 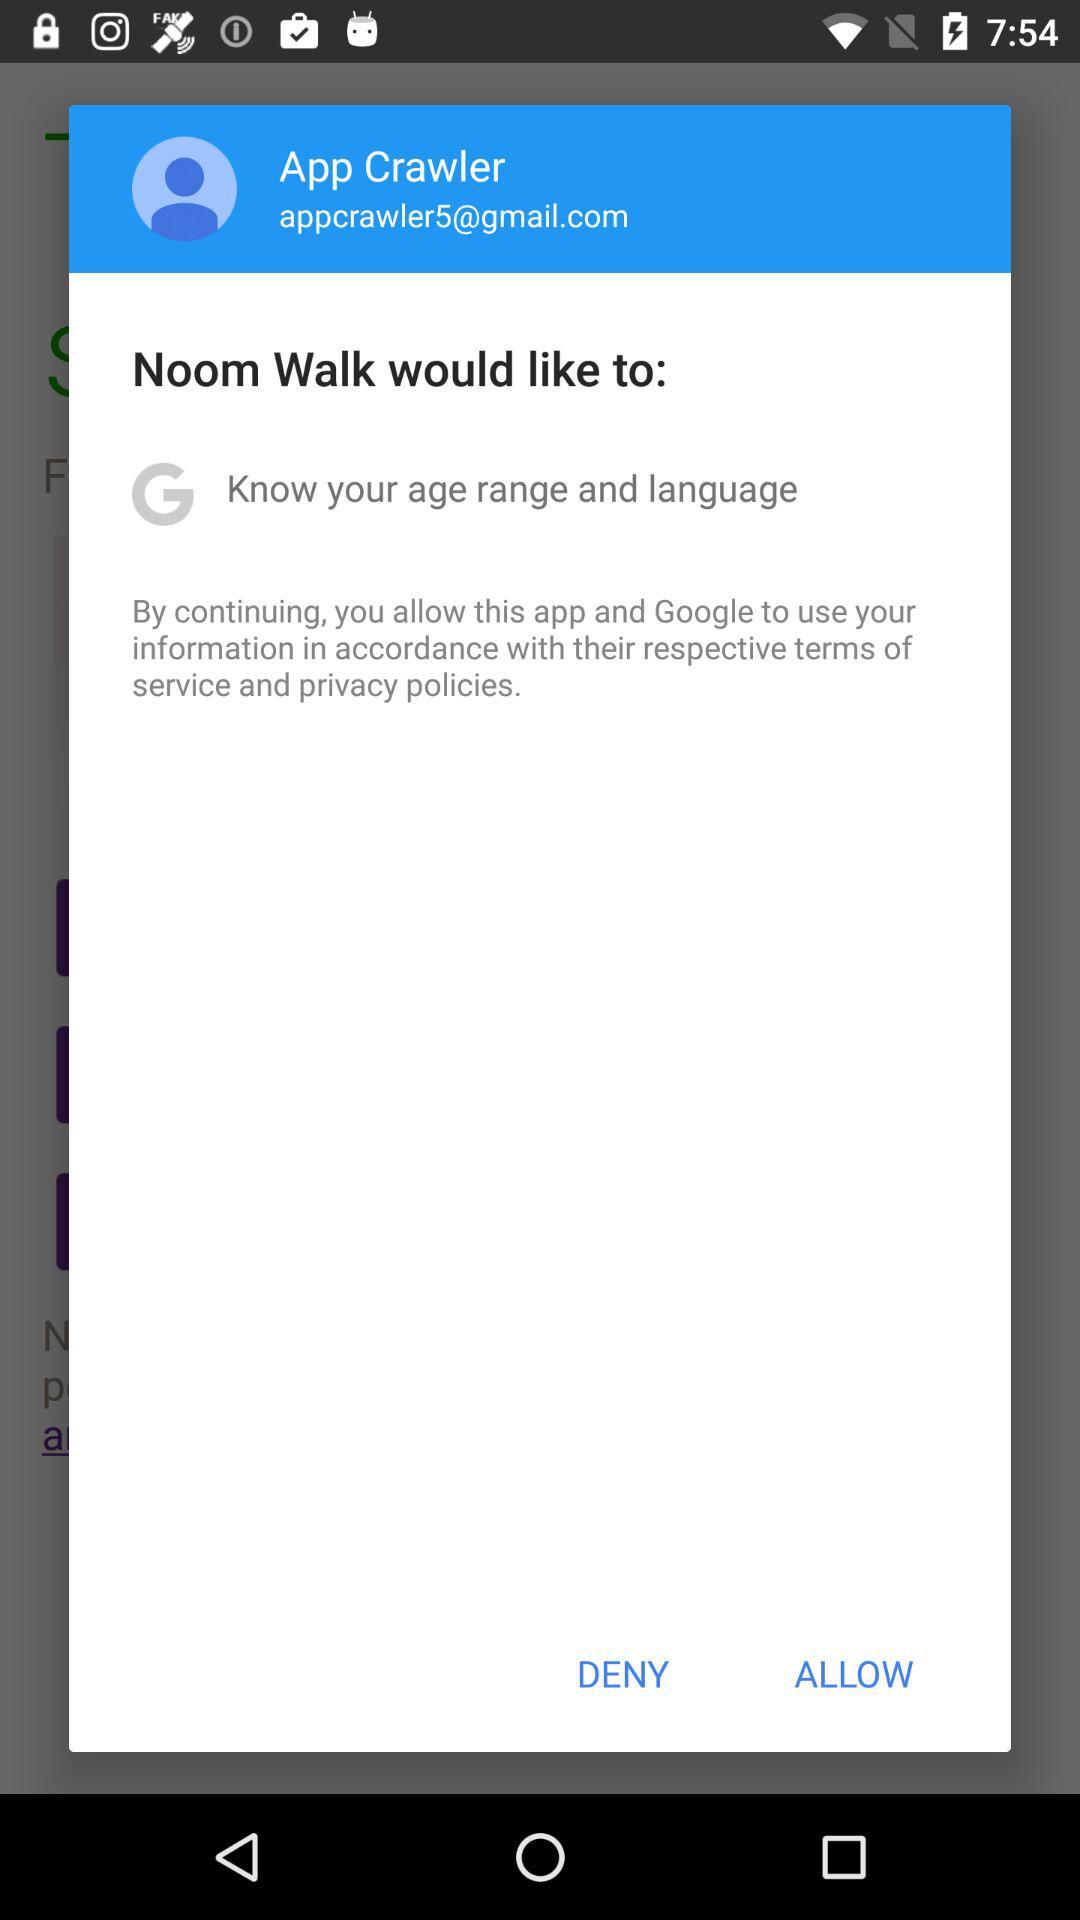 I want to click on the app below noom walk would item, so click(x=511, y=487).